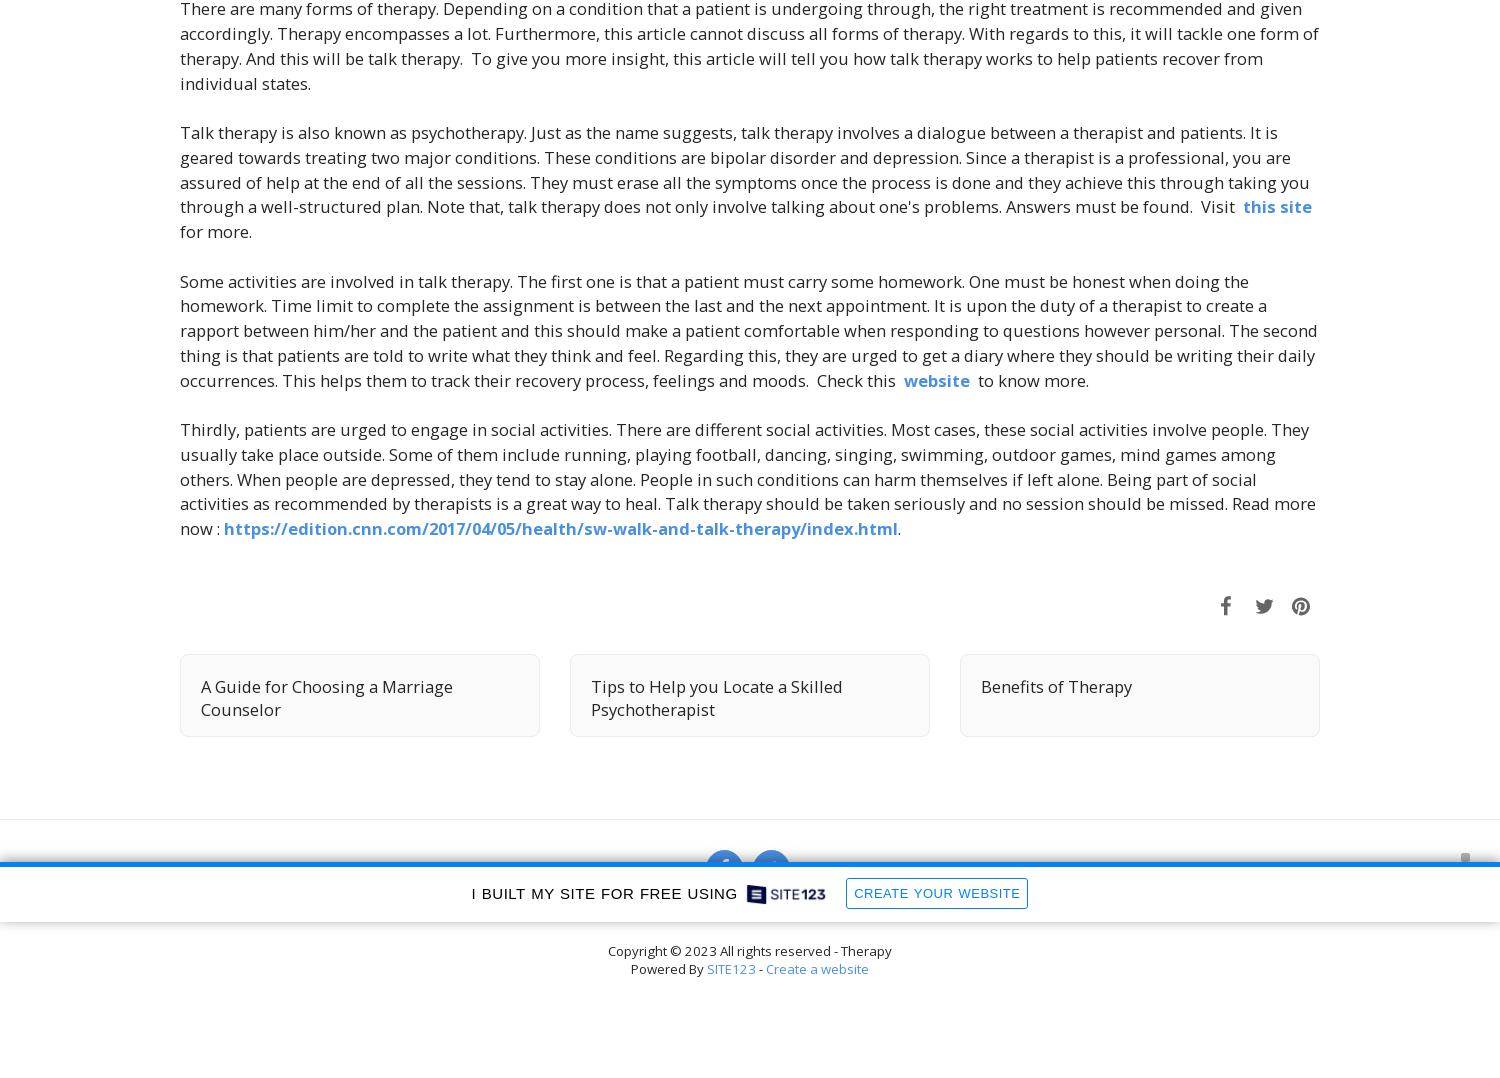 The height and width of the screenshot is (1078, 1500). Describe the element at coordinates (470, 893) in the screenshot. I see `'I BUILT MY SITE FOR FREE USING'` at that location.